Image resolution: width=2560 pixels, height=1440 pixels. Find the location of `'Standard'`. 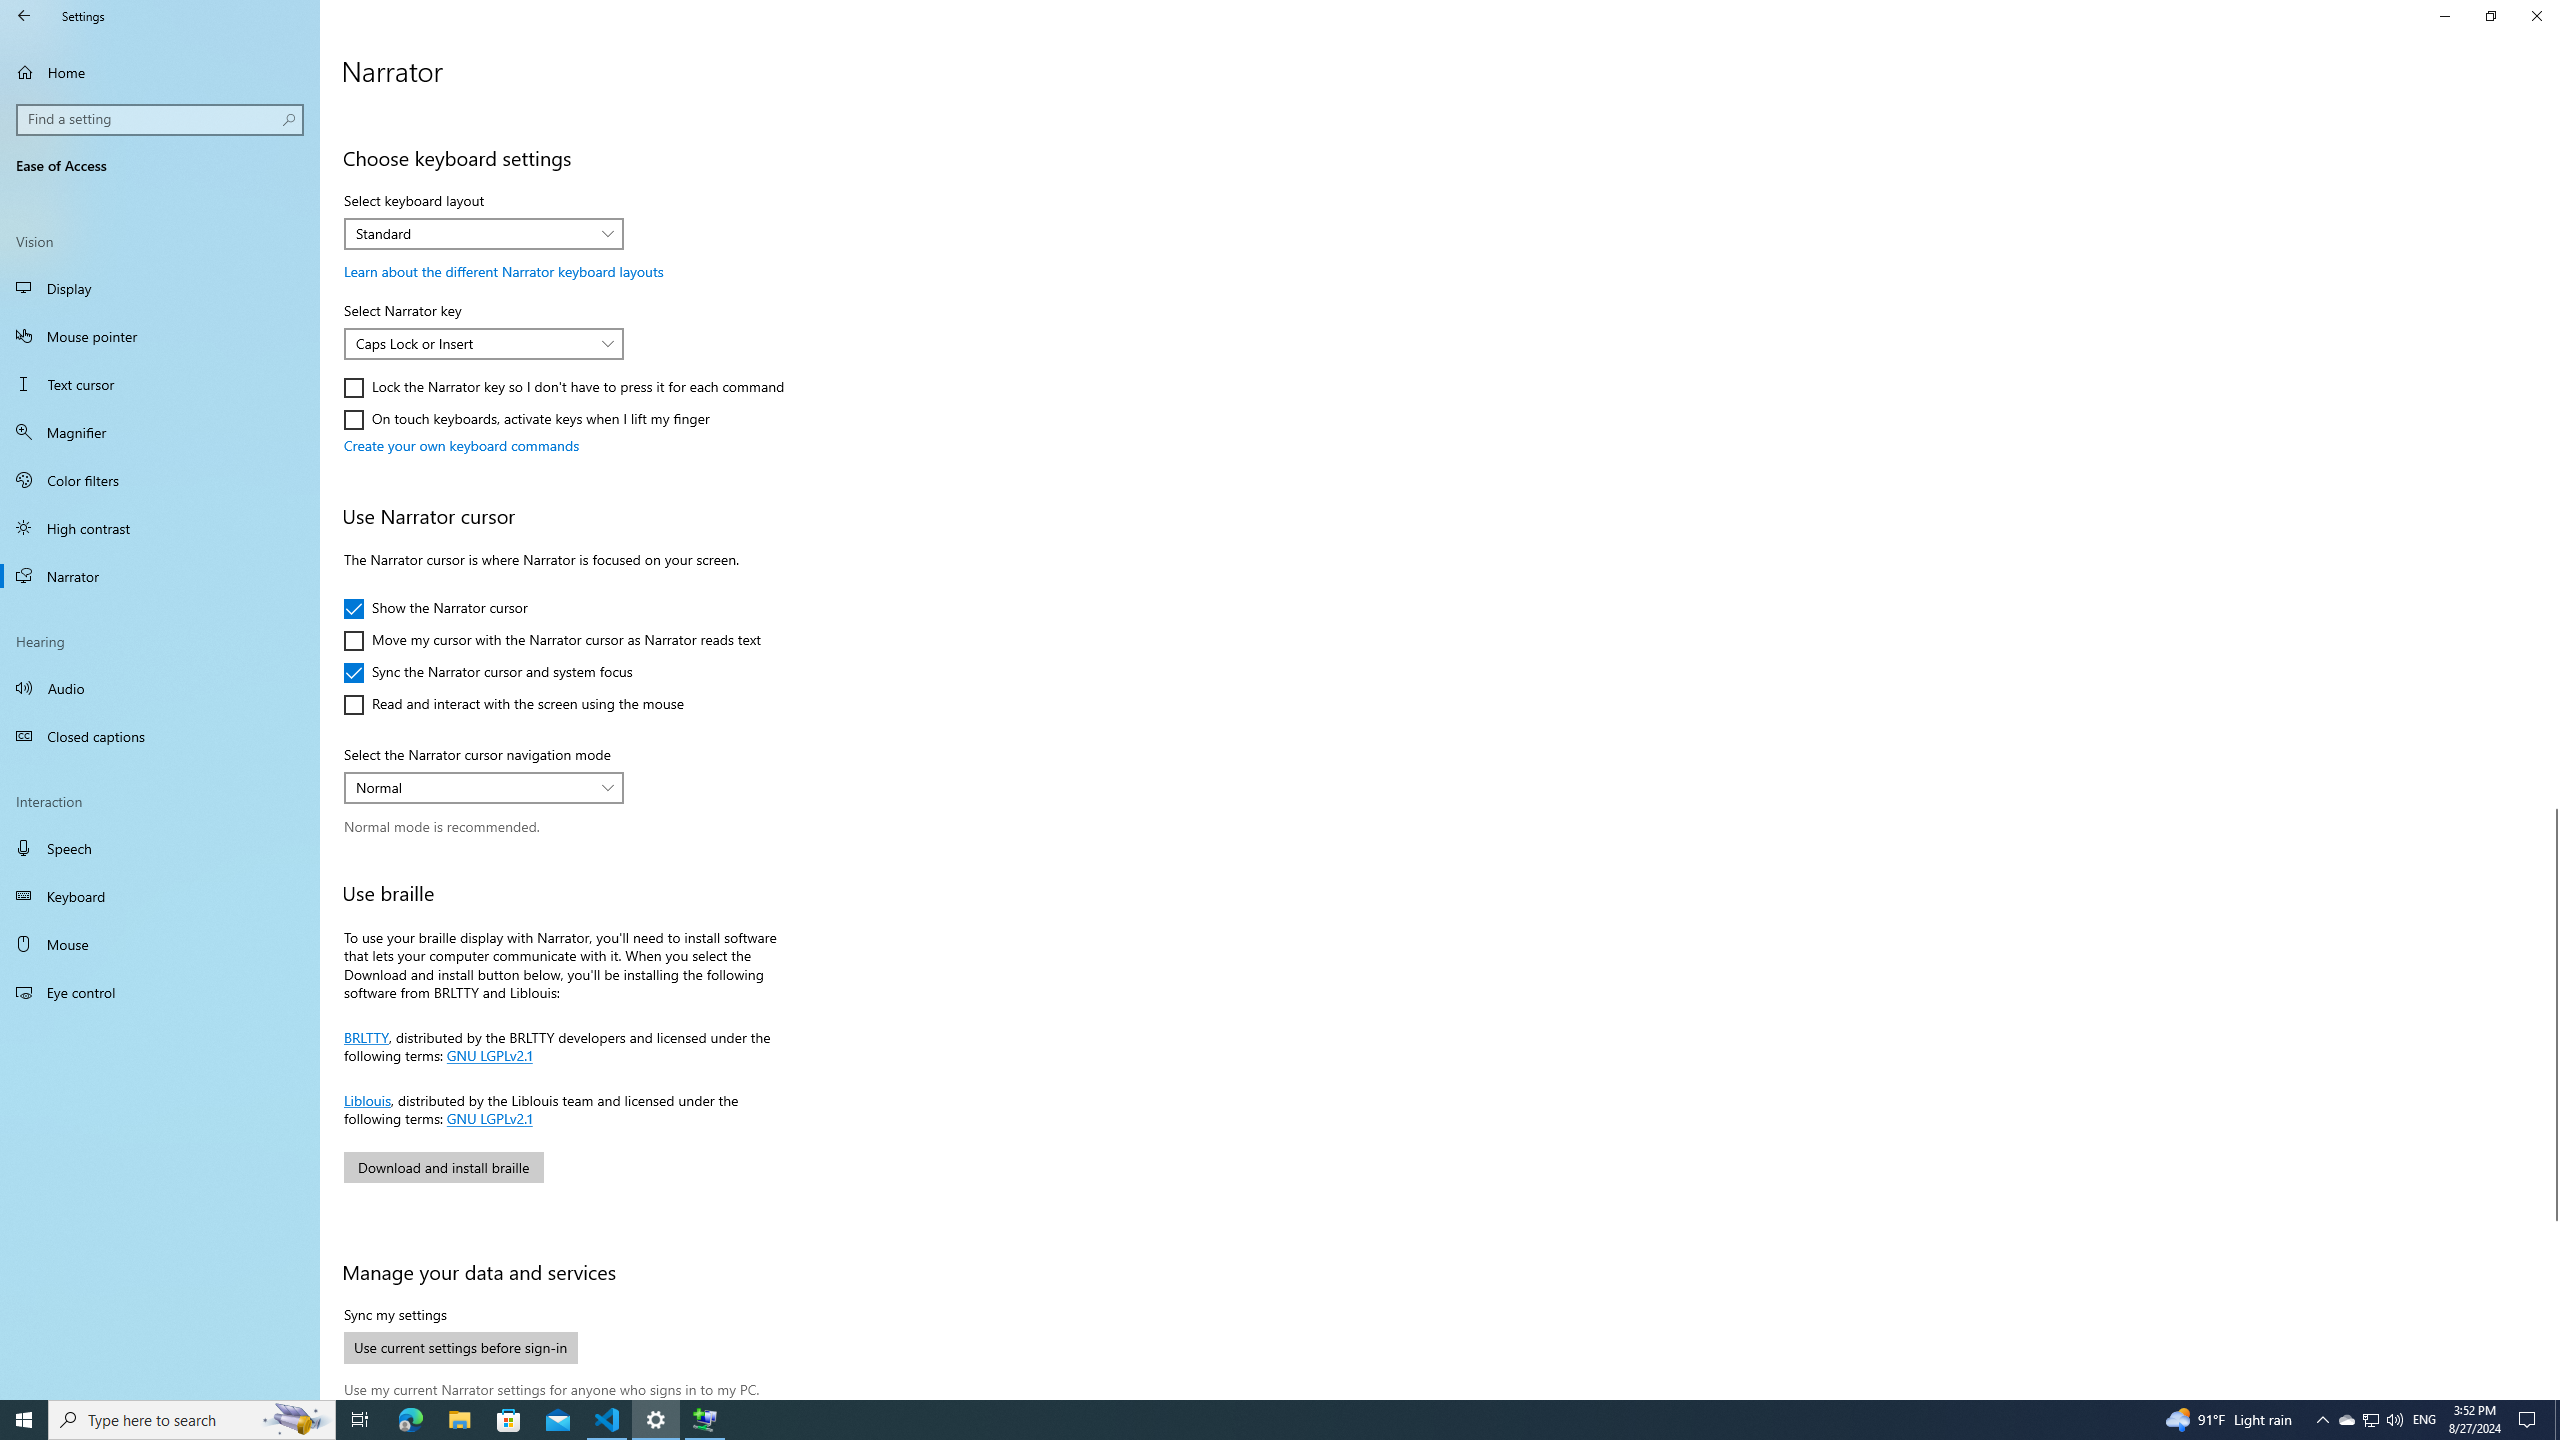

'Standard' is located at coordinates (472, 233).